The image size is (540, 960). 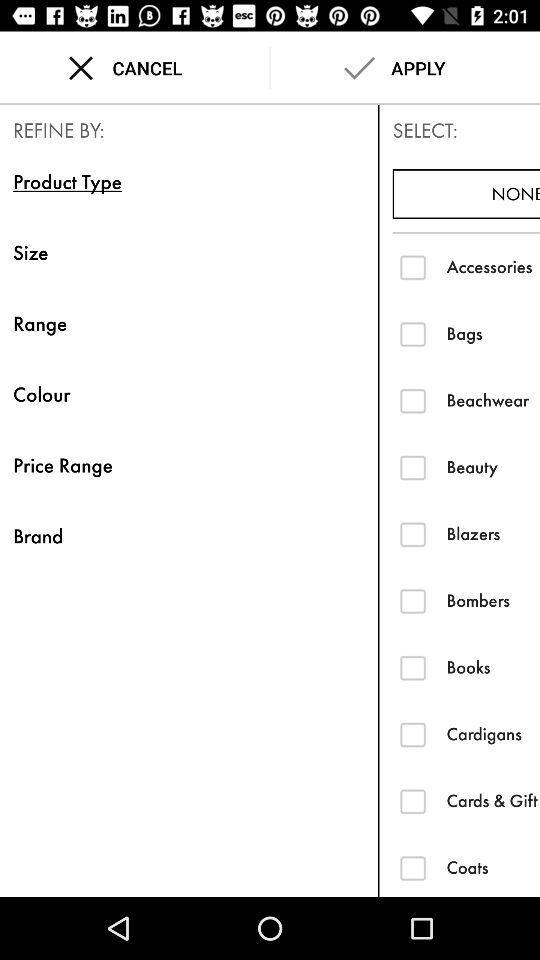 I want to click on ths item, so click(x=412, y=801).